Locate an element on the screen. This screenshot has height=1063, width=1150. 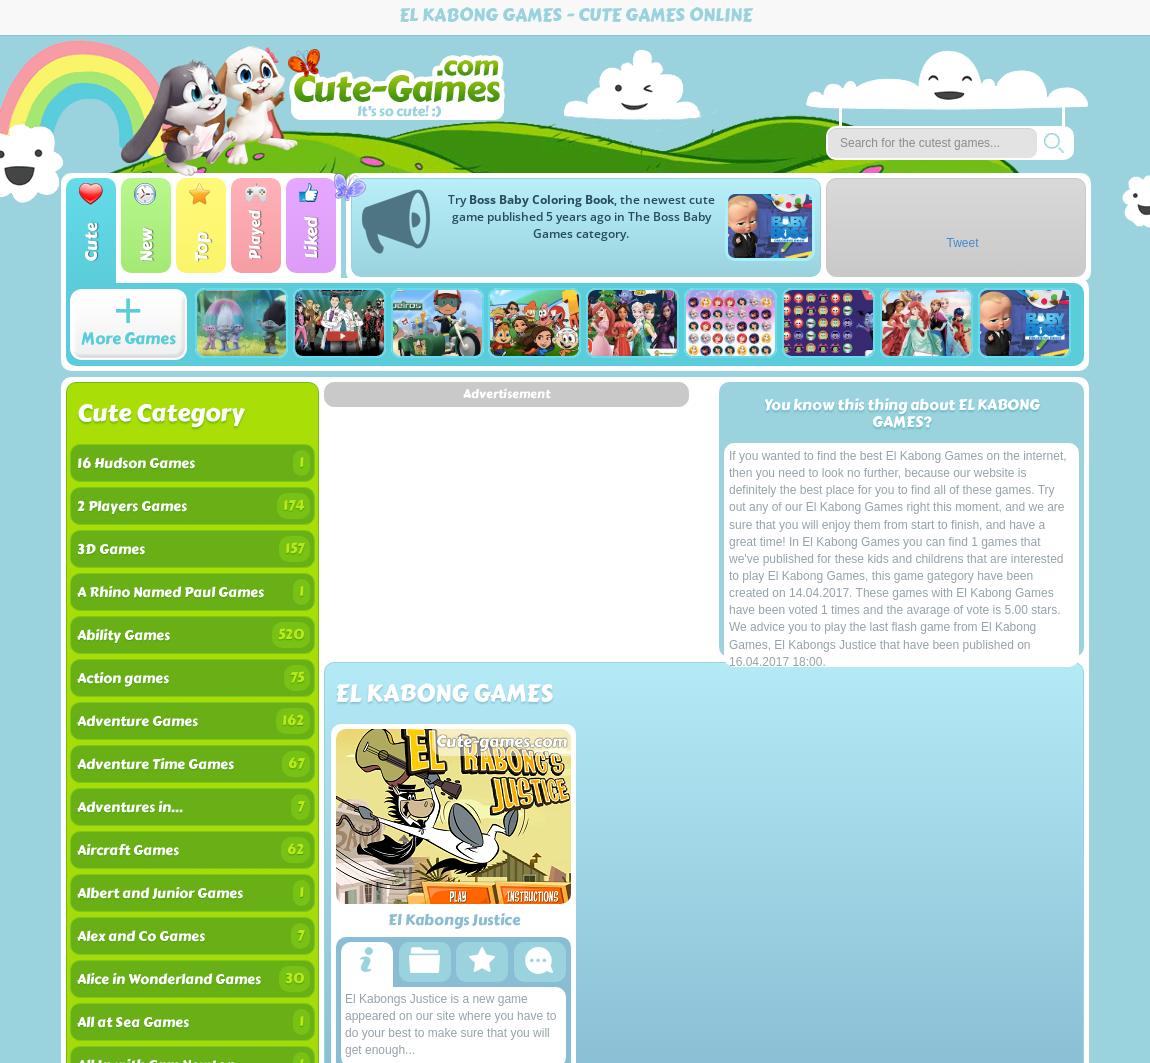
'67' is located at coordinates (296, 762).